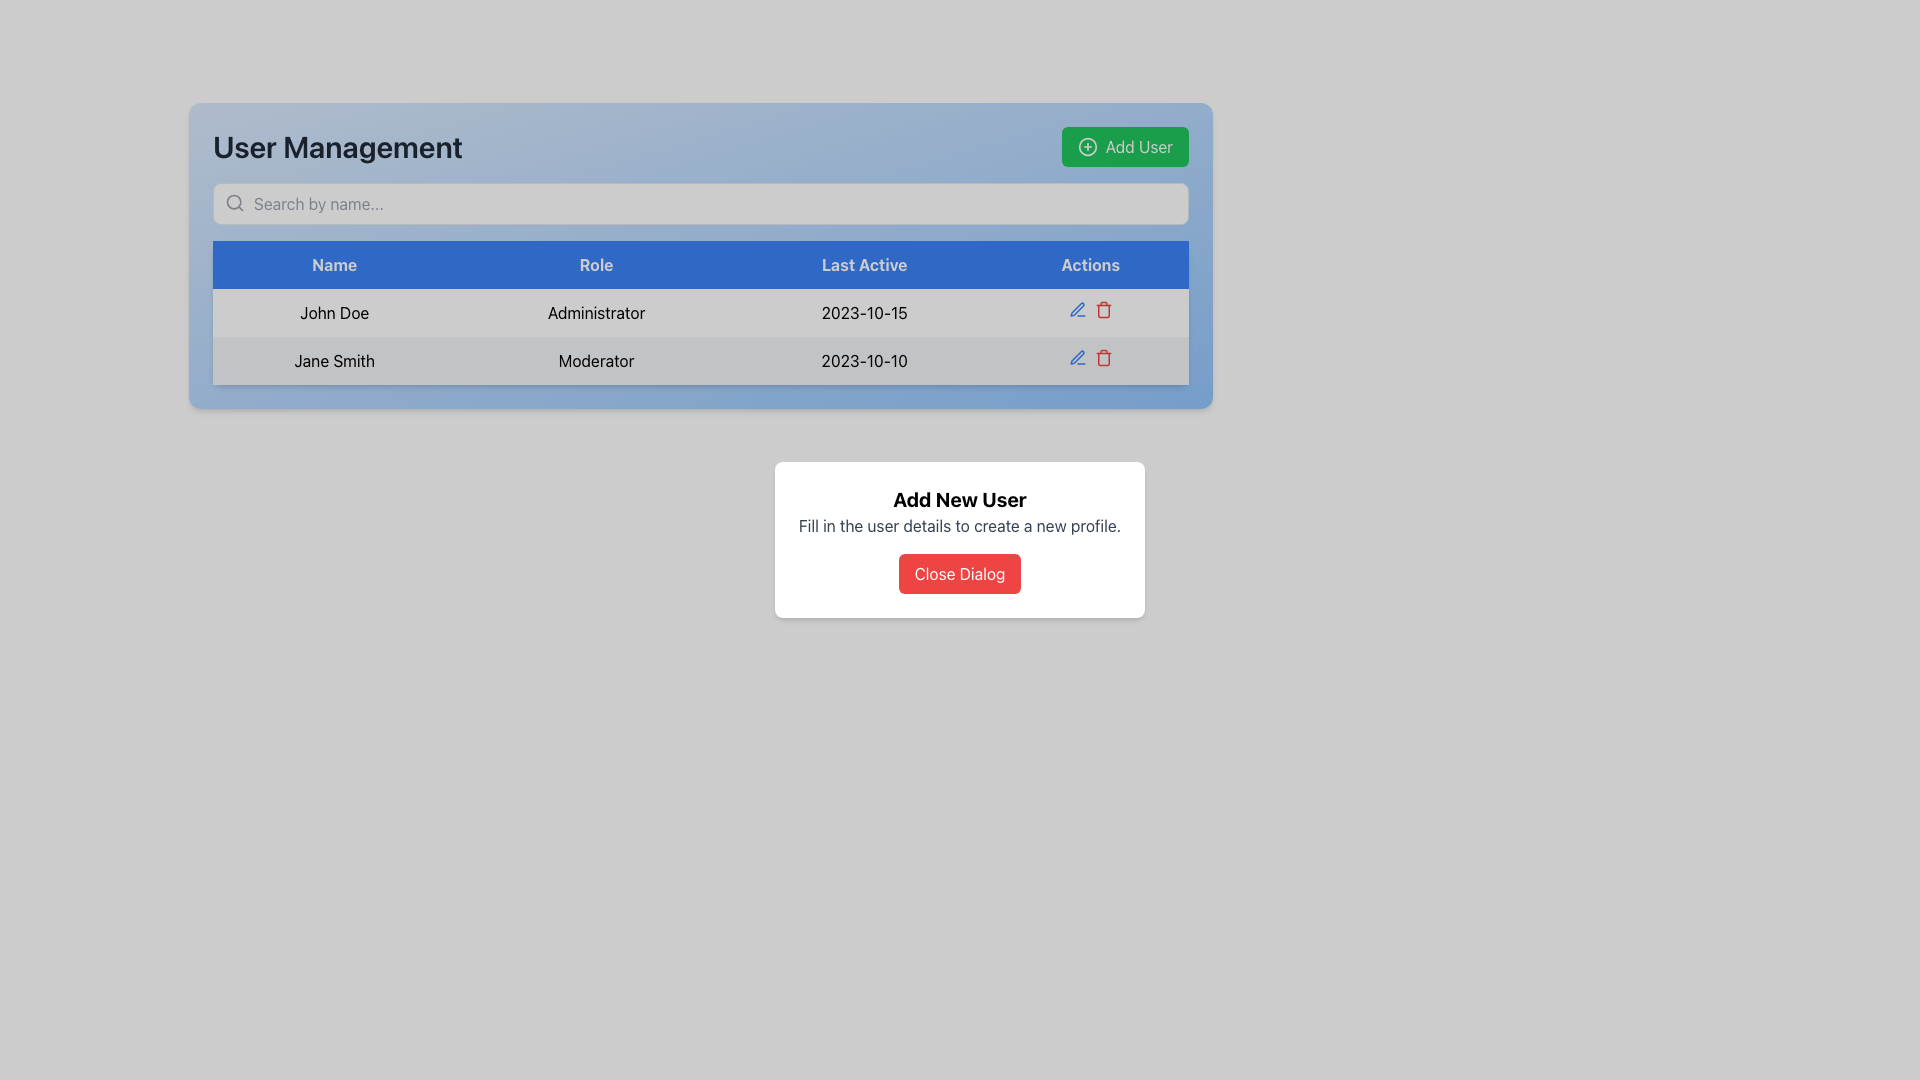 The image size is (1920, 1080). I want to click on the third button in the 'Add New User' dialog, so click(960, 574).